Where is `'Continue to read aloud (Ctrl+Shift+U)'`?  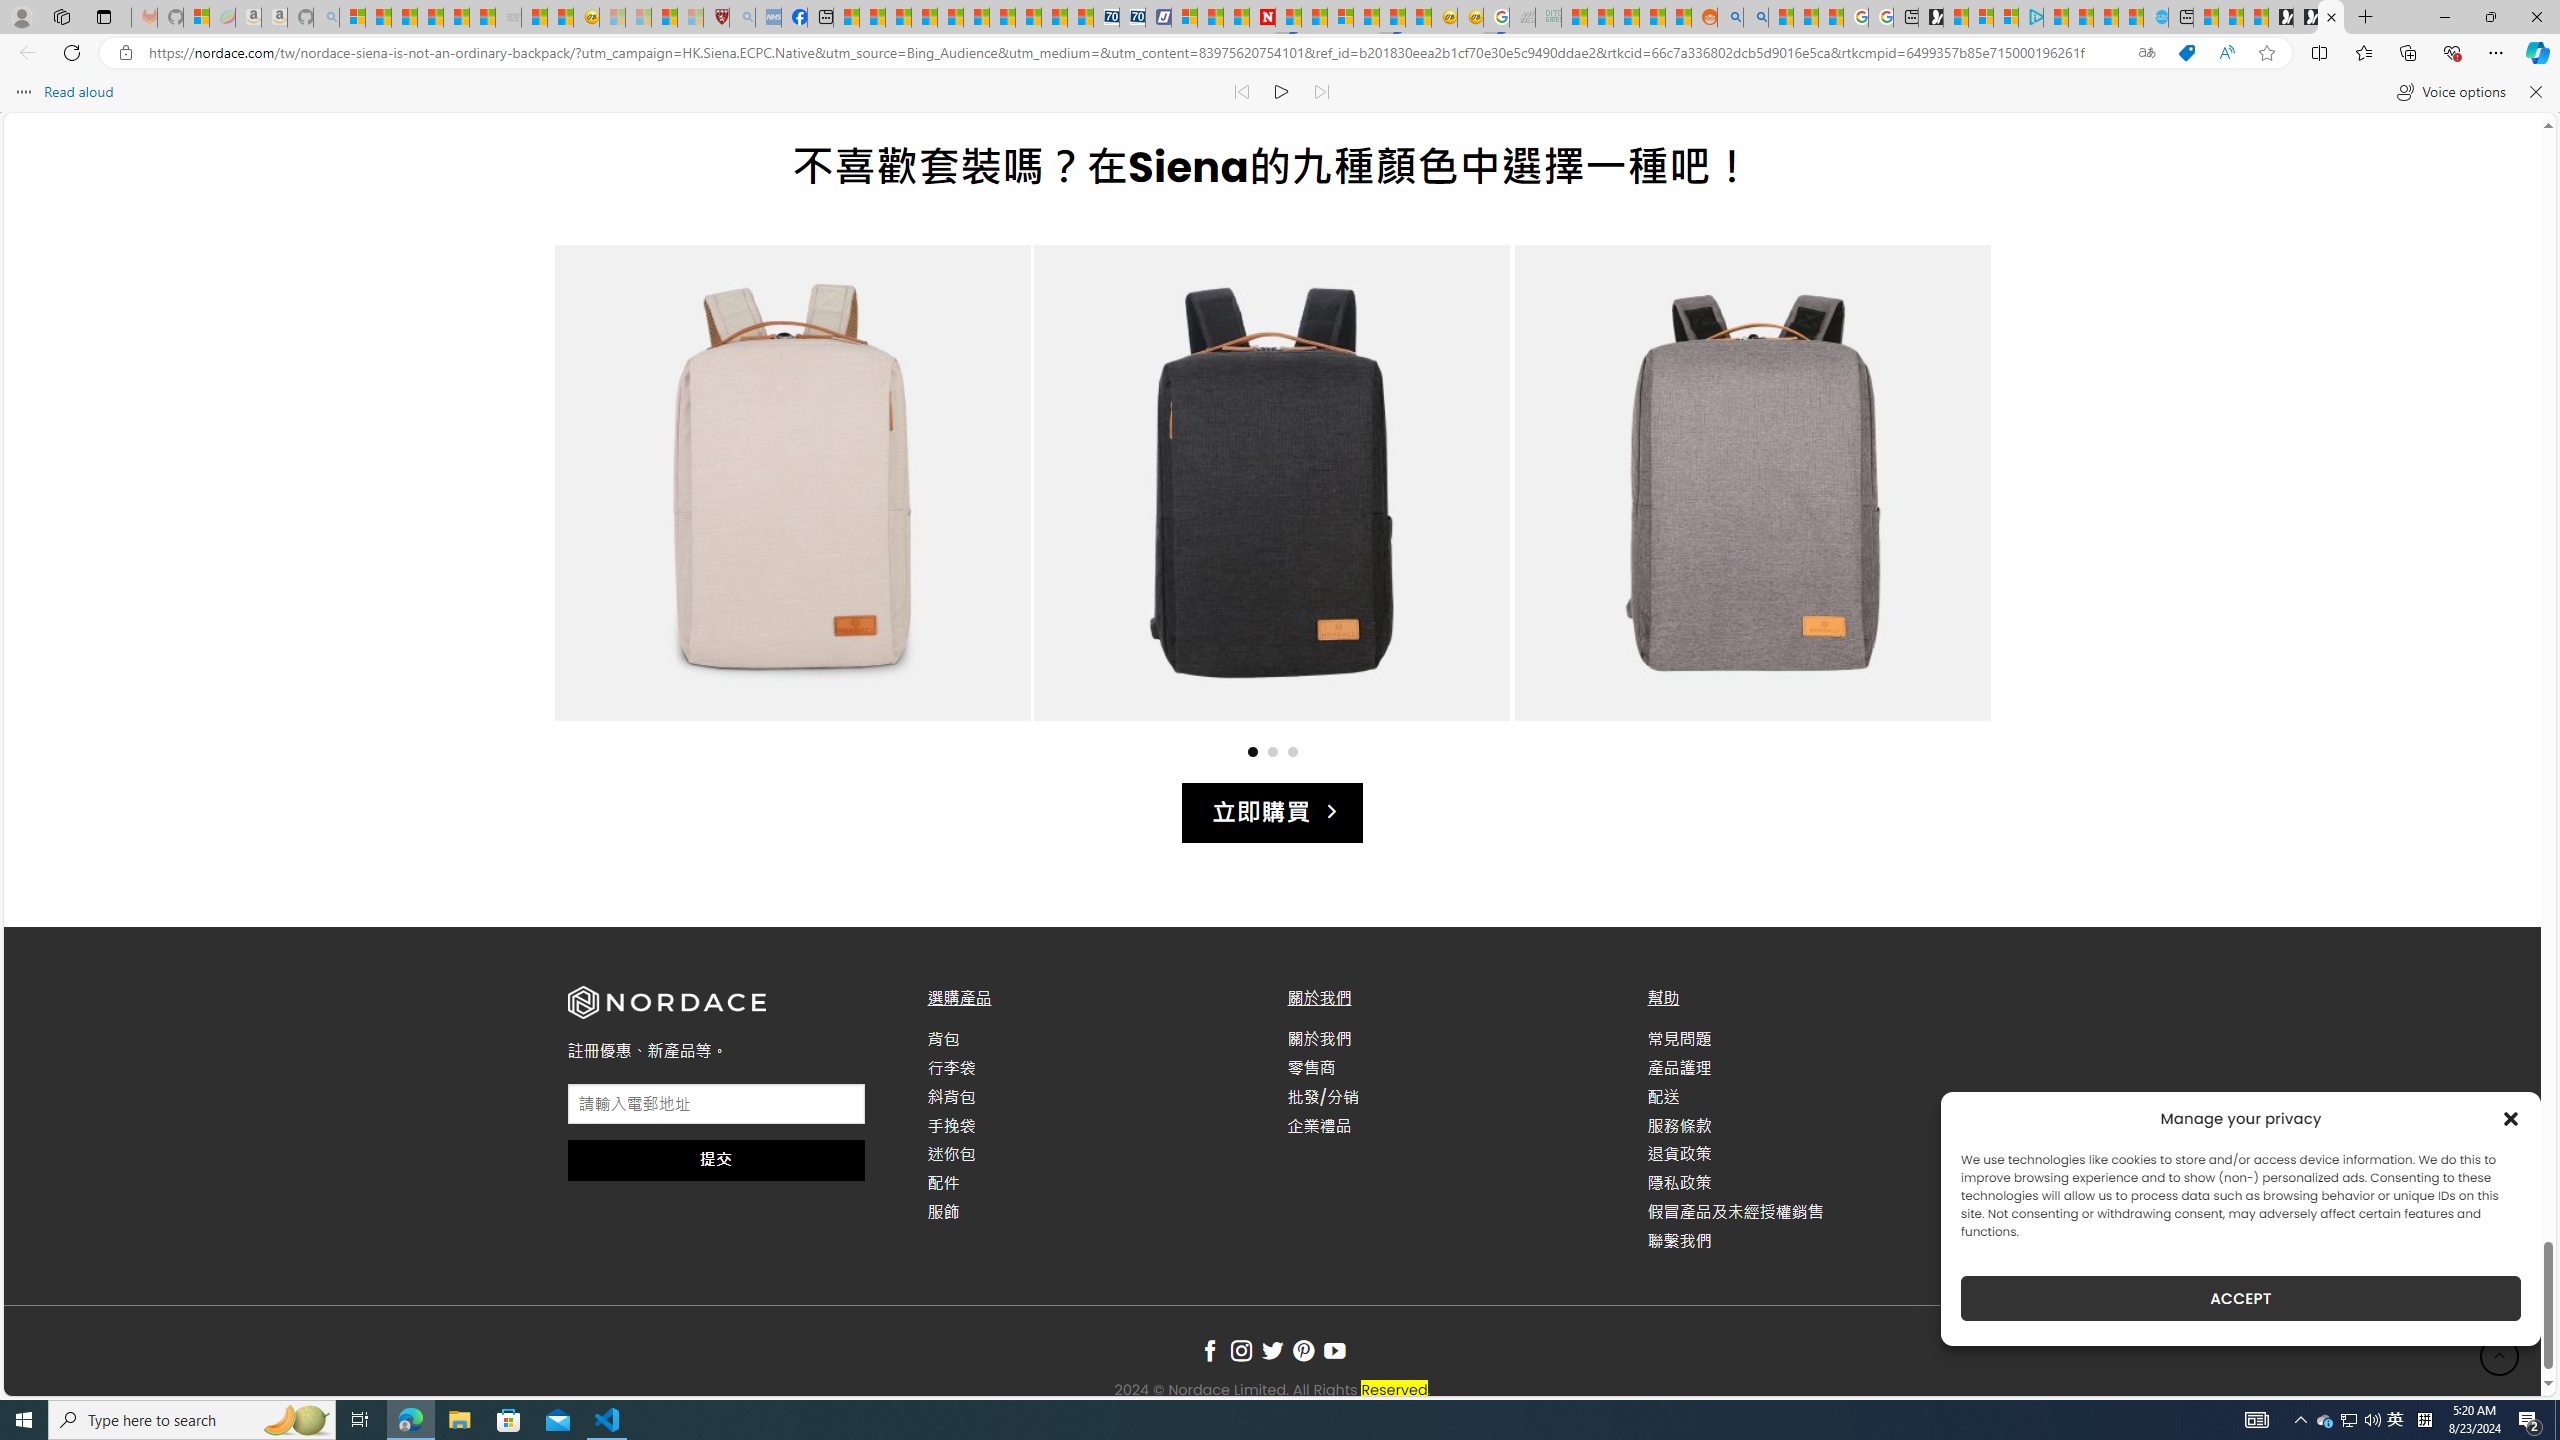 'Continue to read aloud (Ctrl+Shift+U)' is located at coordinates (1281, 91).